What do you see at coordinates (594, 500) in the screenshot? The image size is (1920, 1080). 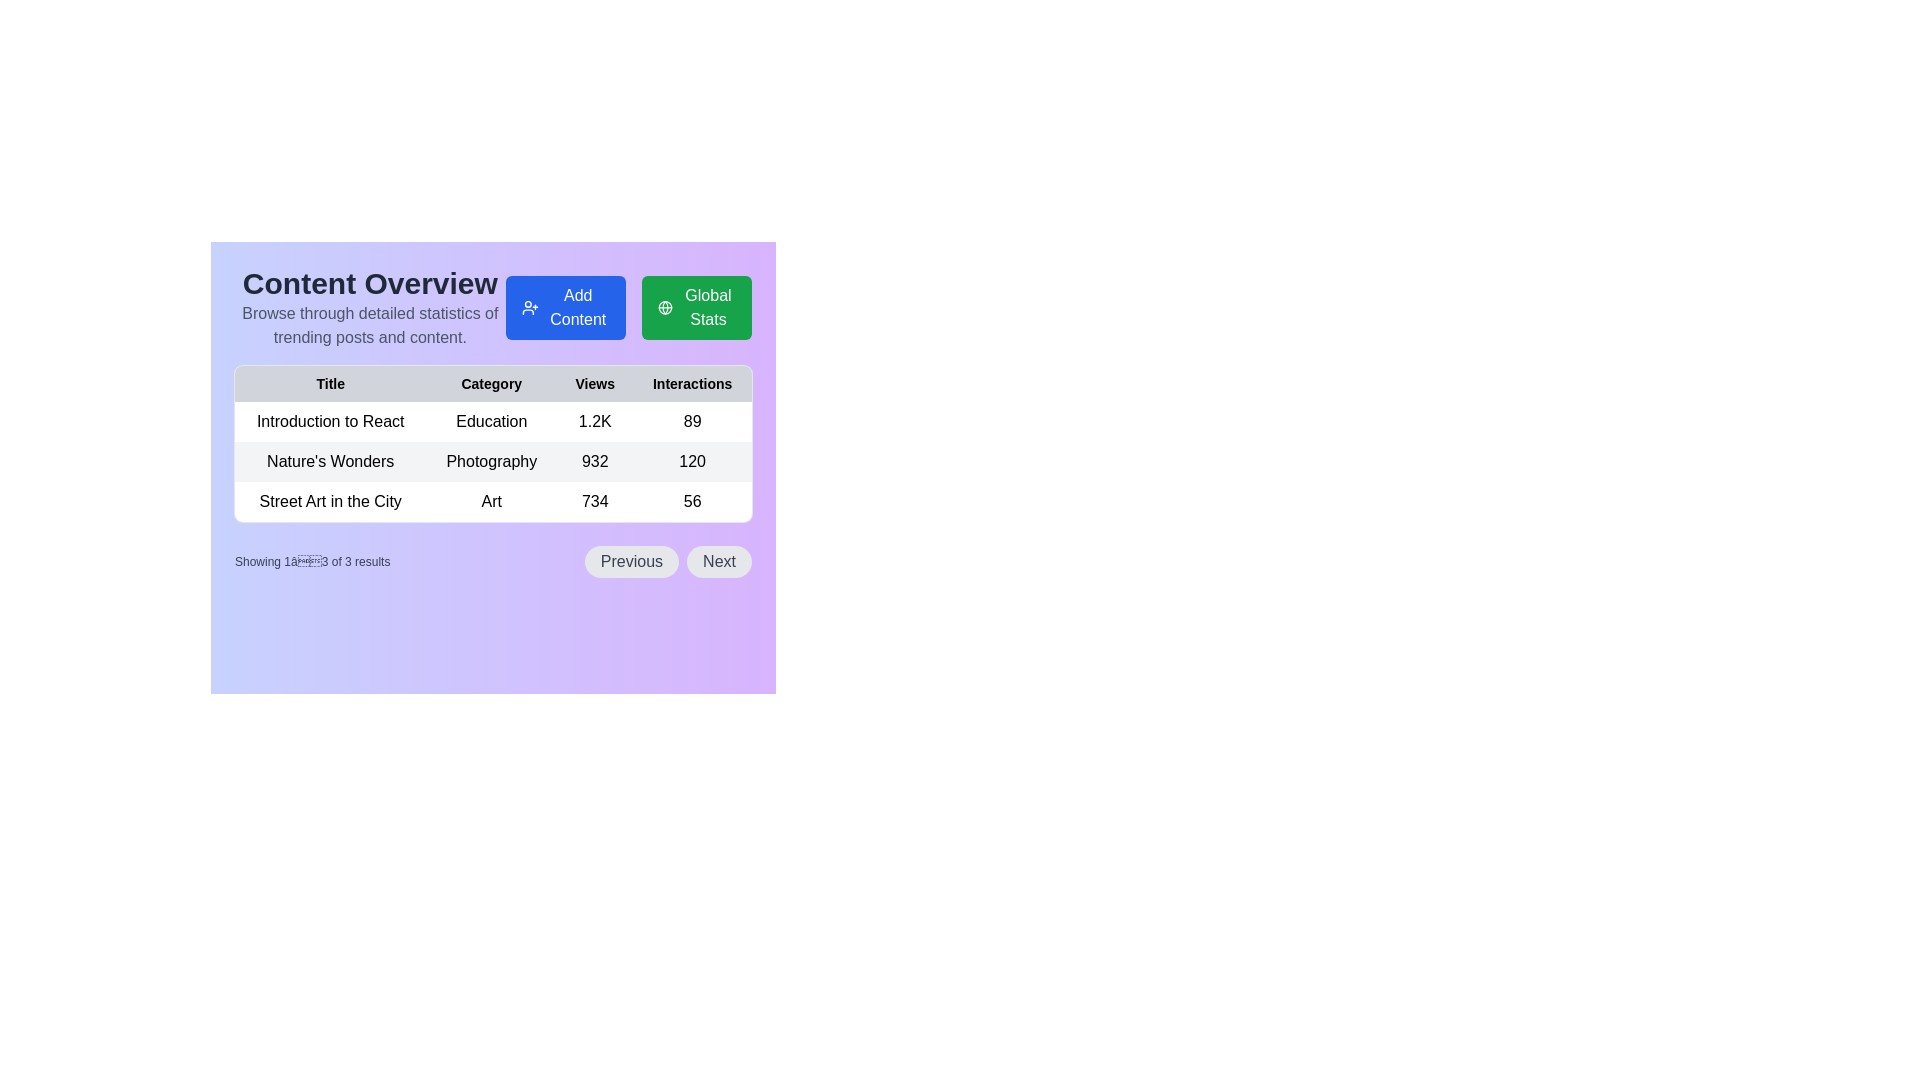 I see `the numeric text label '734' located in the third row of the table under the 'Views' column` at bounding box center [594, 500].